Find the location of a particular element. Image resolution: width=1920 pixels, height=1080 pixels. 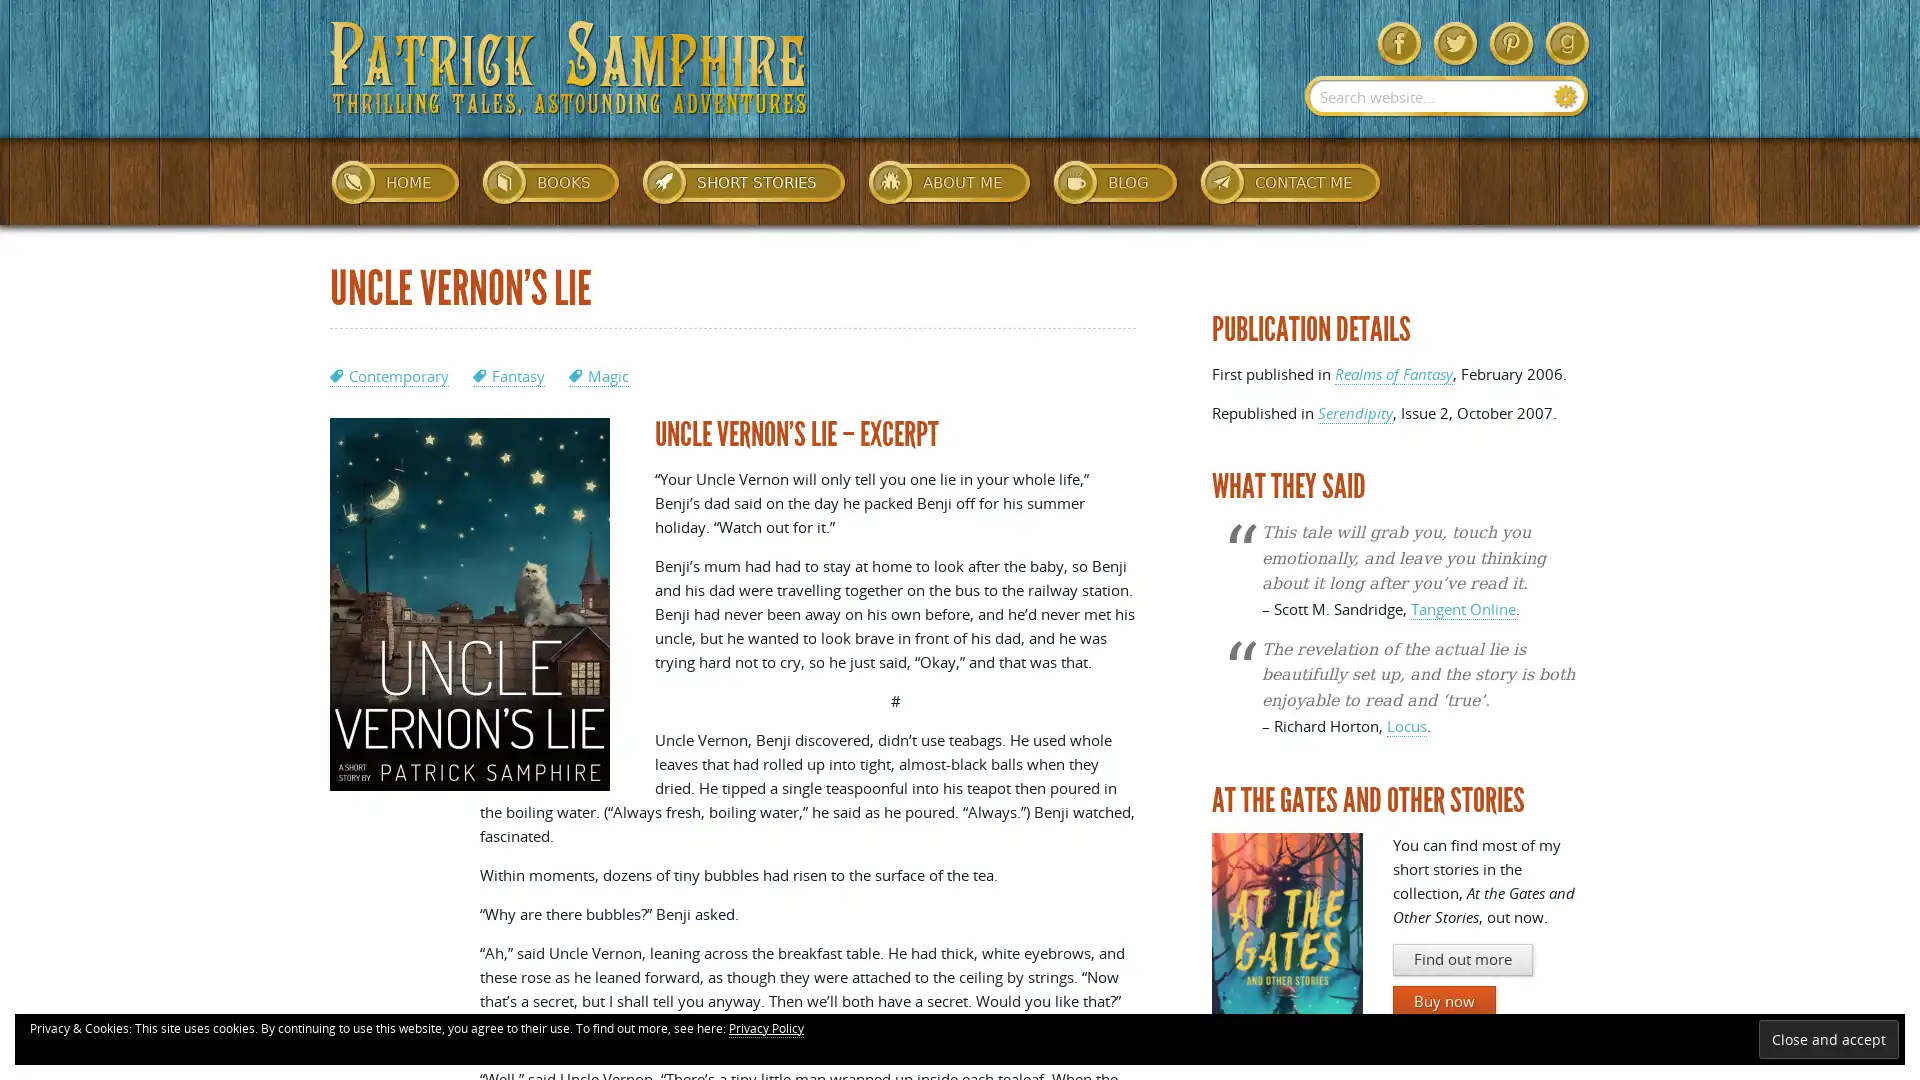

Search is located at coordinates (1565, 96).